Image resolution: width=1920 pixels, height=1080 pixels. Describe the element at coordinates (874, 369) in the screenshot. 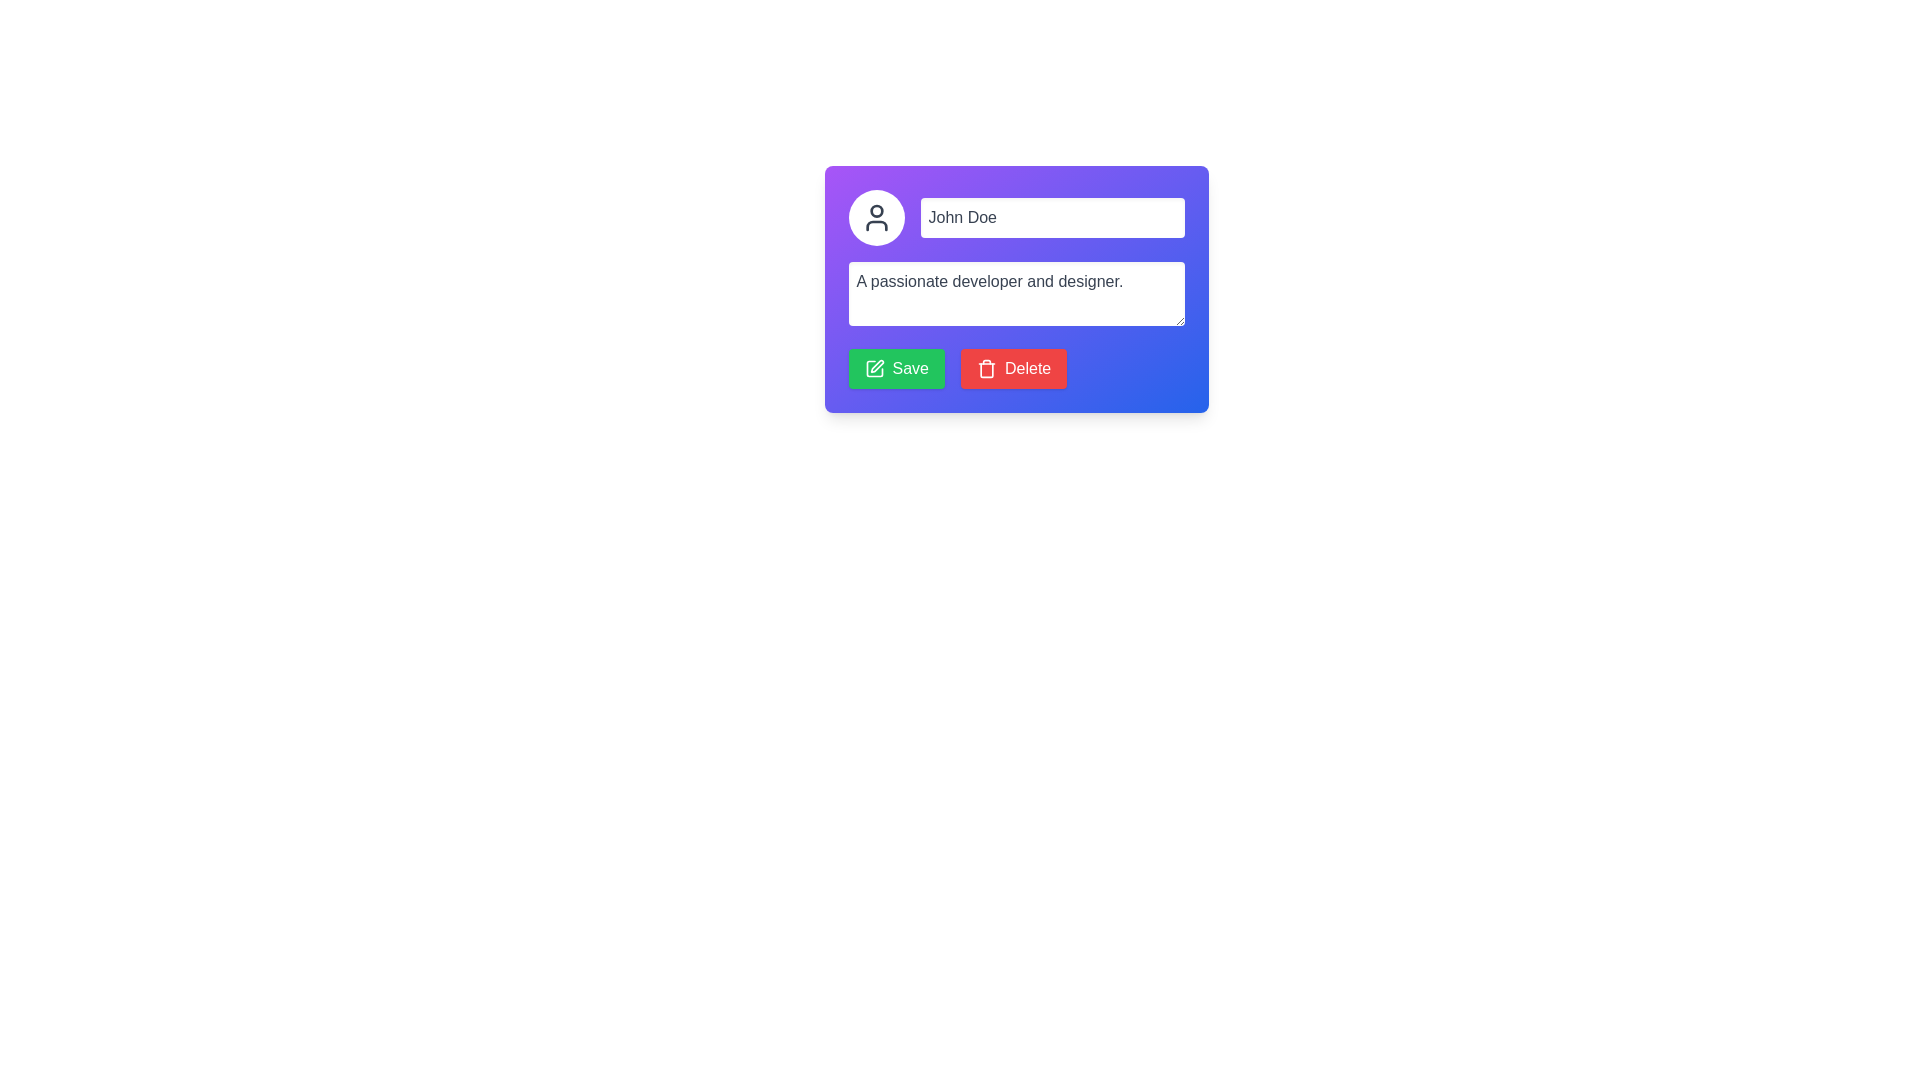

I see `the 'Save' button associated with the Save icon located at the bottom-left side of the form interface` at that location.